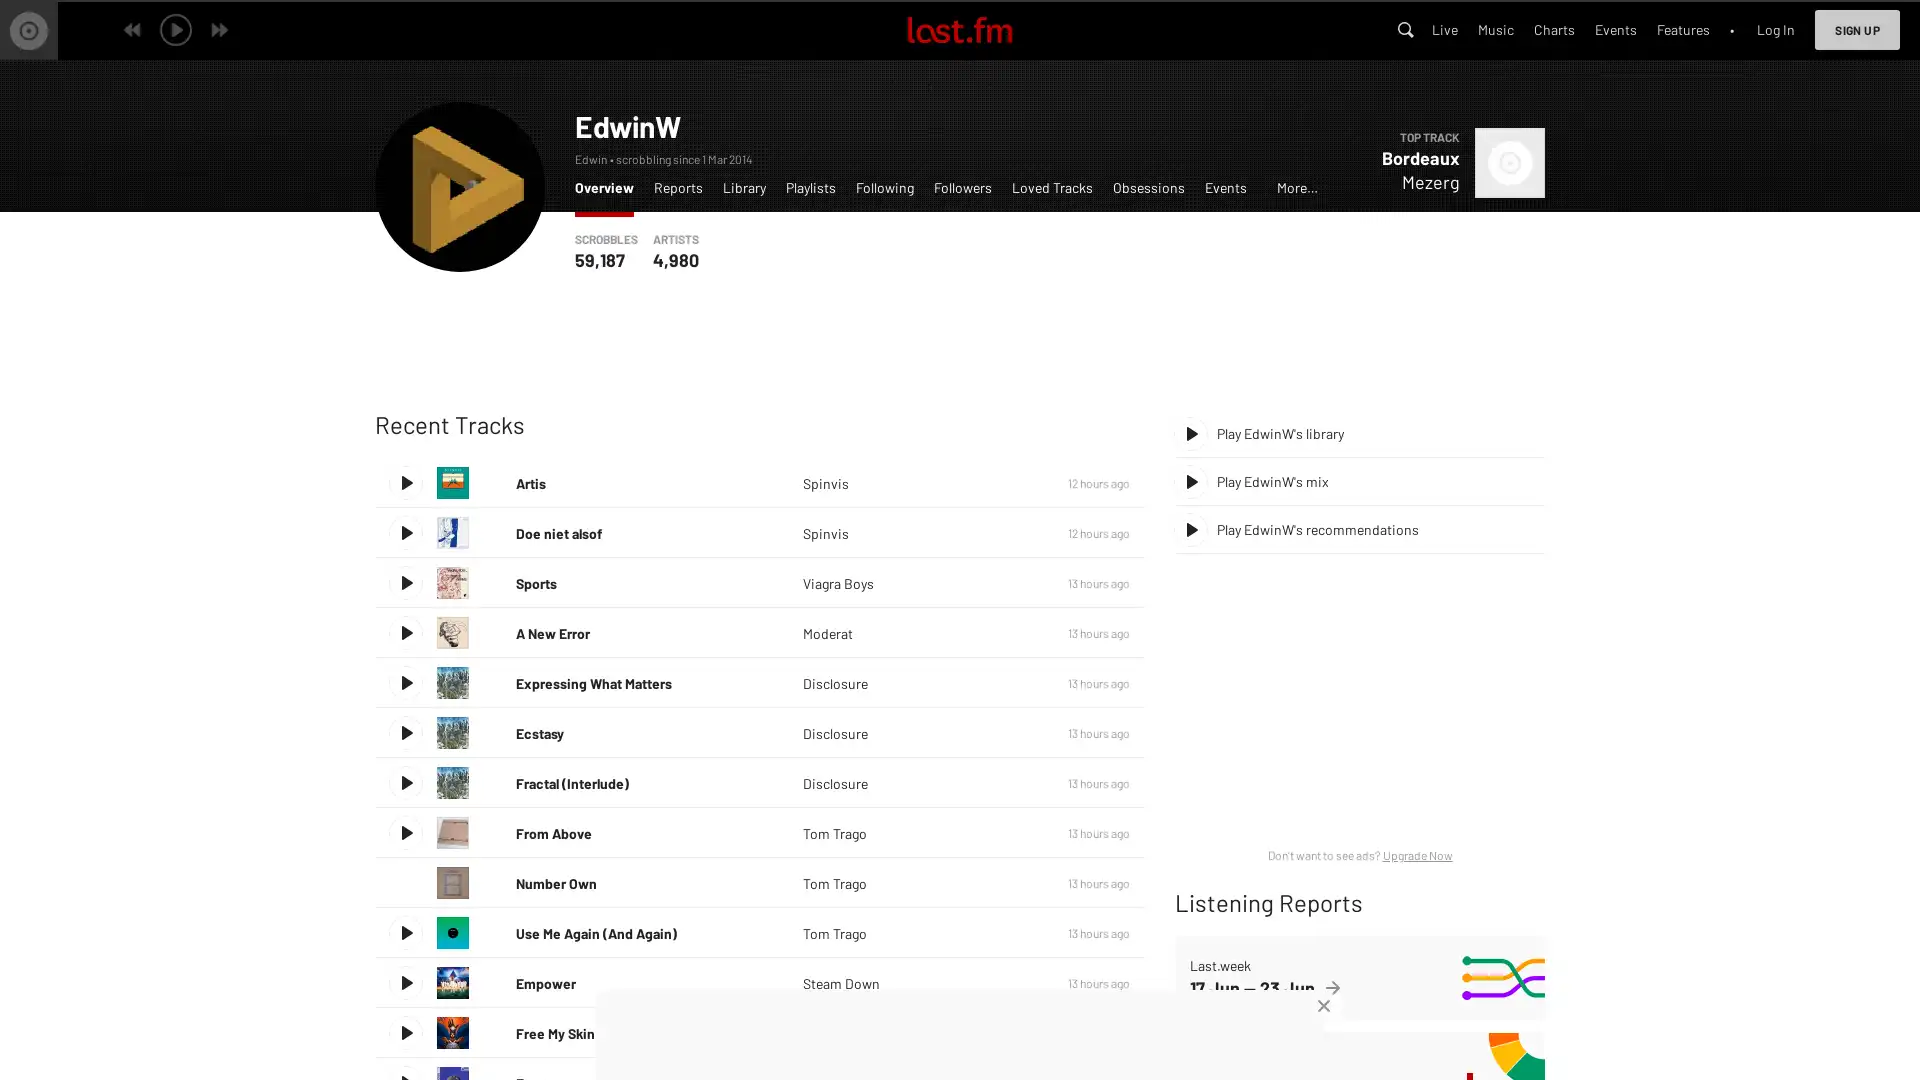  What do you see at coordinates (1008, 1033) in the screenshot?
I see `Buy` at bounding box center [1008, 1033].